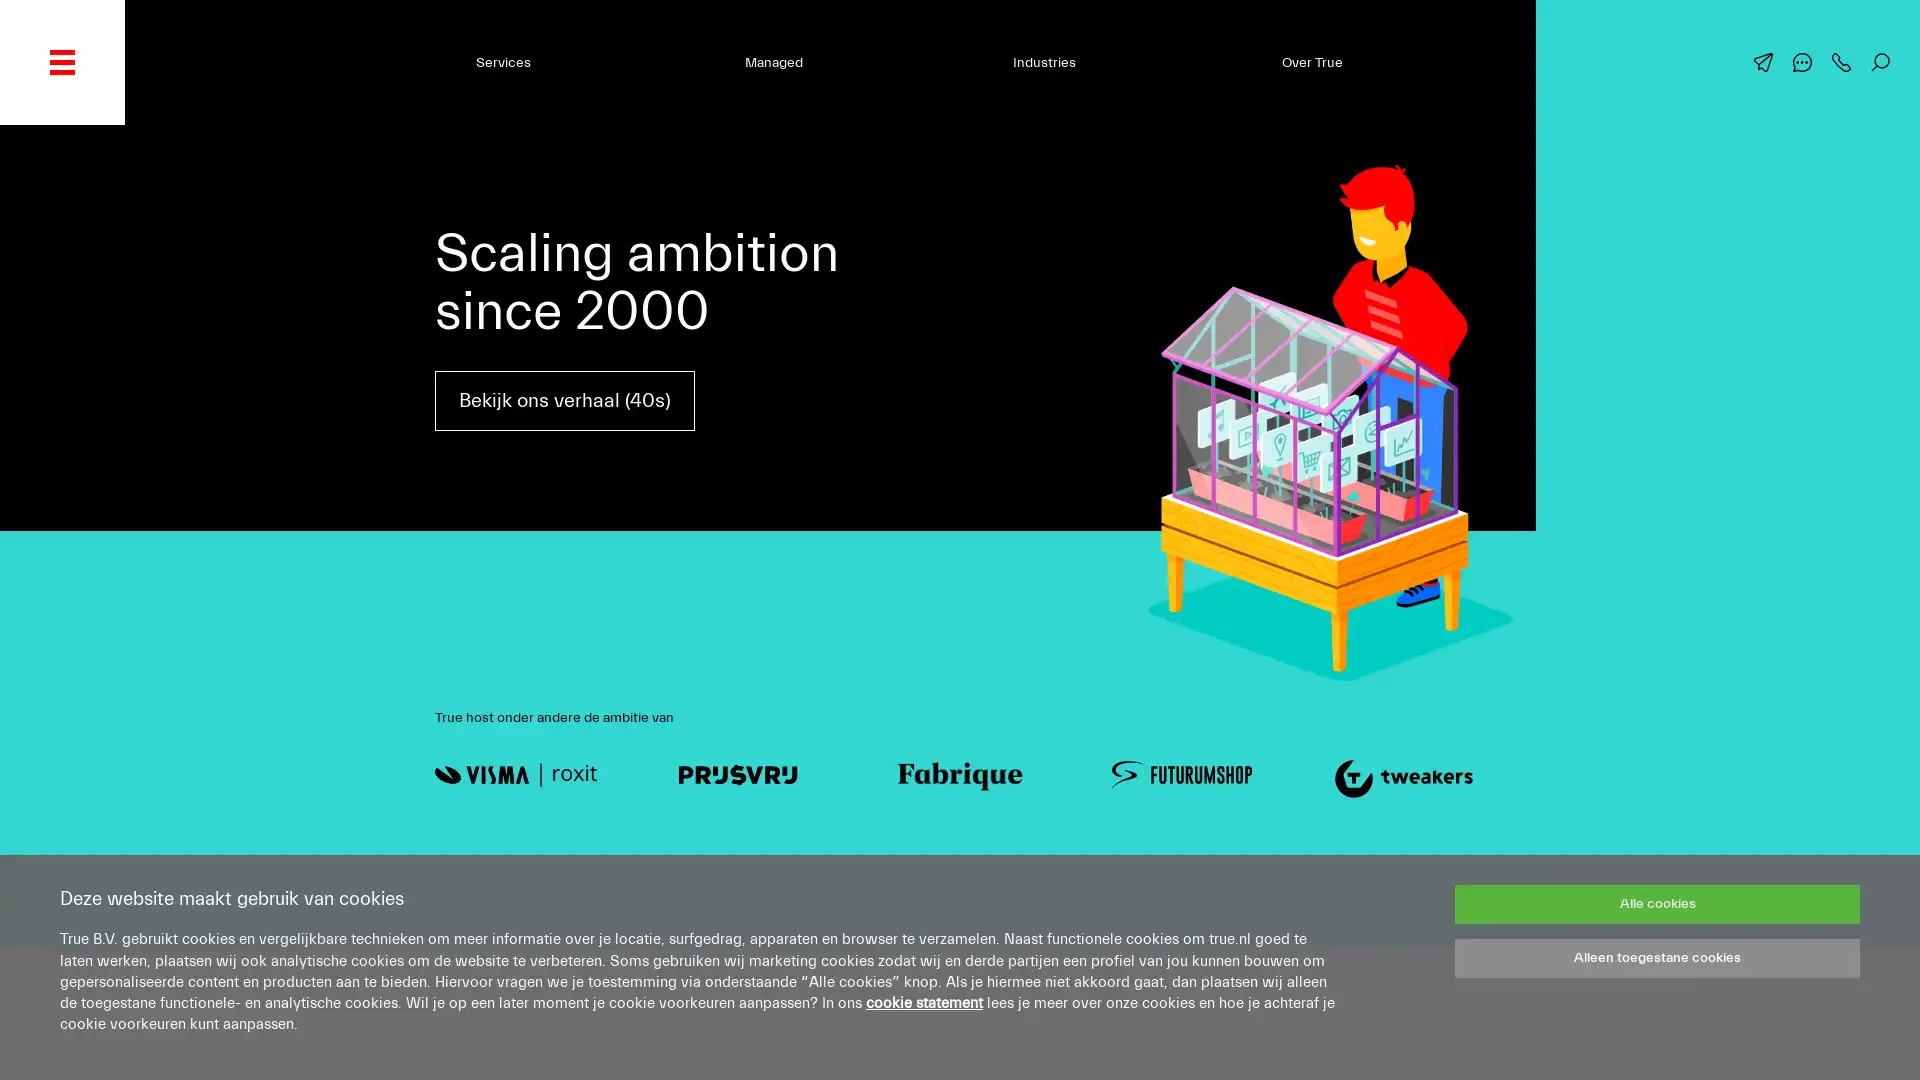 The height and width of the screenshot is (1080, 1920). I want to click on Alle cookies, so click(1657, 894).